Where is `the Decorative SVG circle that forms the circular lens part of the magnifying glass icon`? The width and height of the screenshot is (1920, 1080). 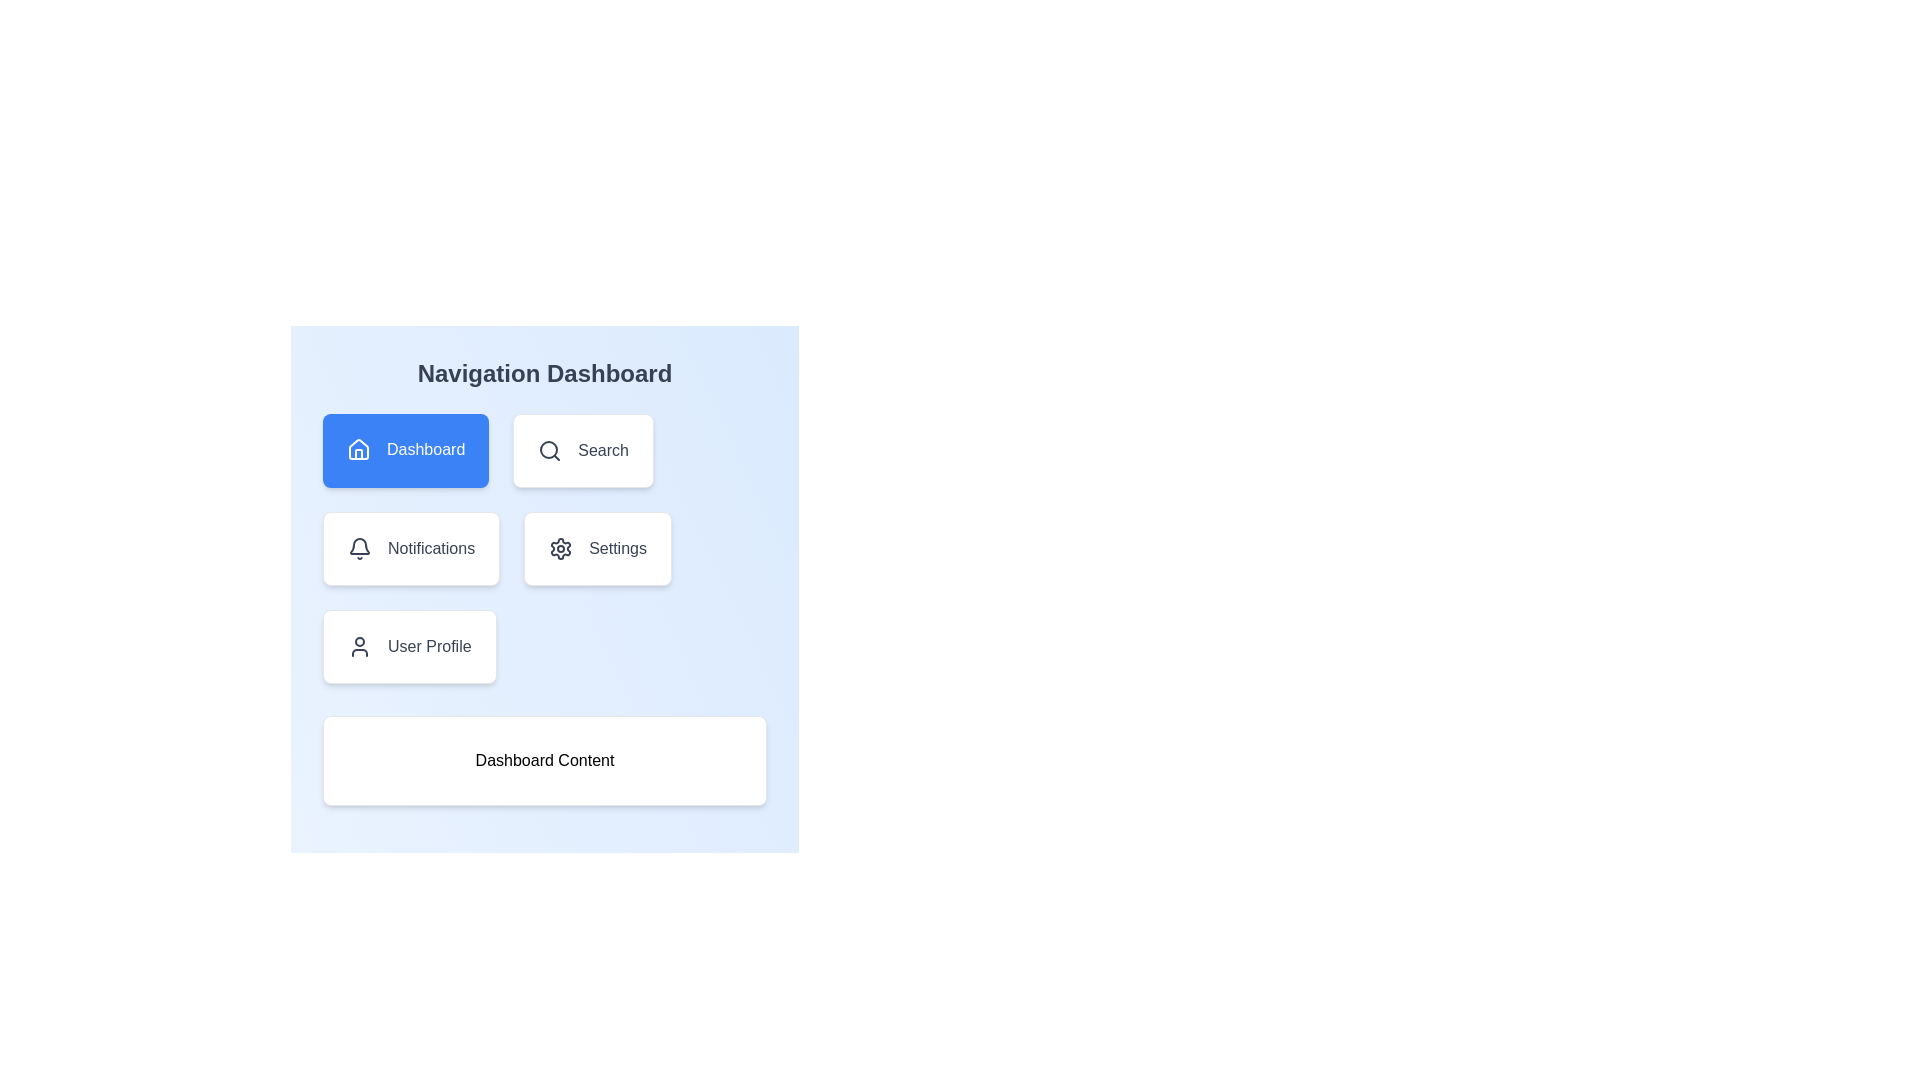 the Decorative SVG circle that forms the circular lens part of the magnifying glass icon is located at coordinates (549, 450).